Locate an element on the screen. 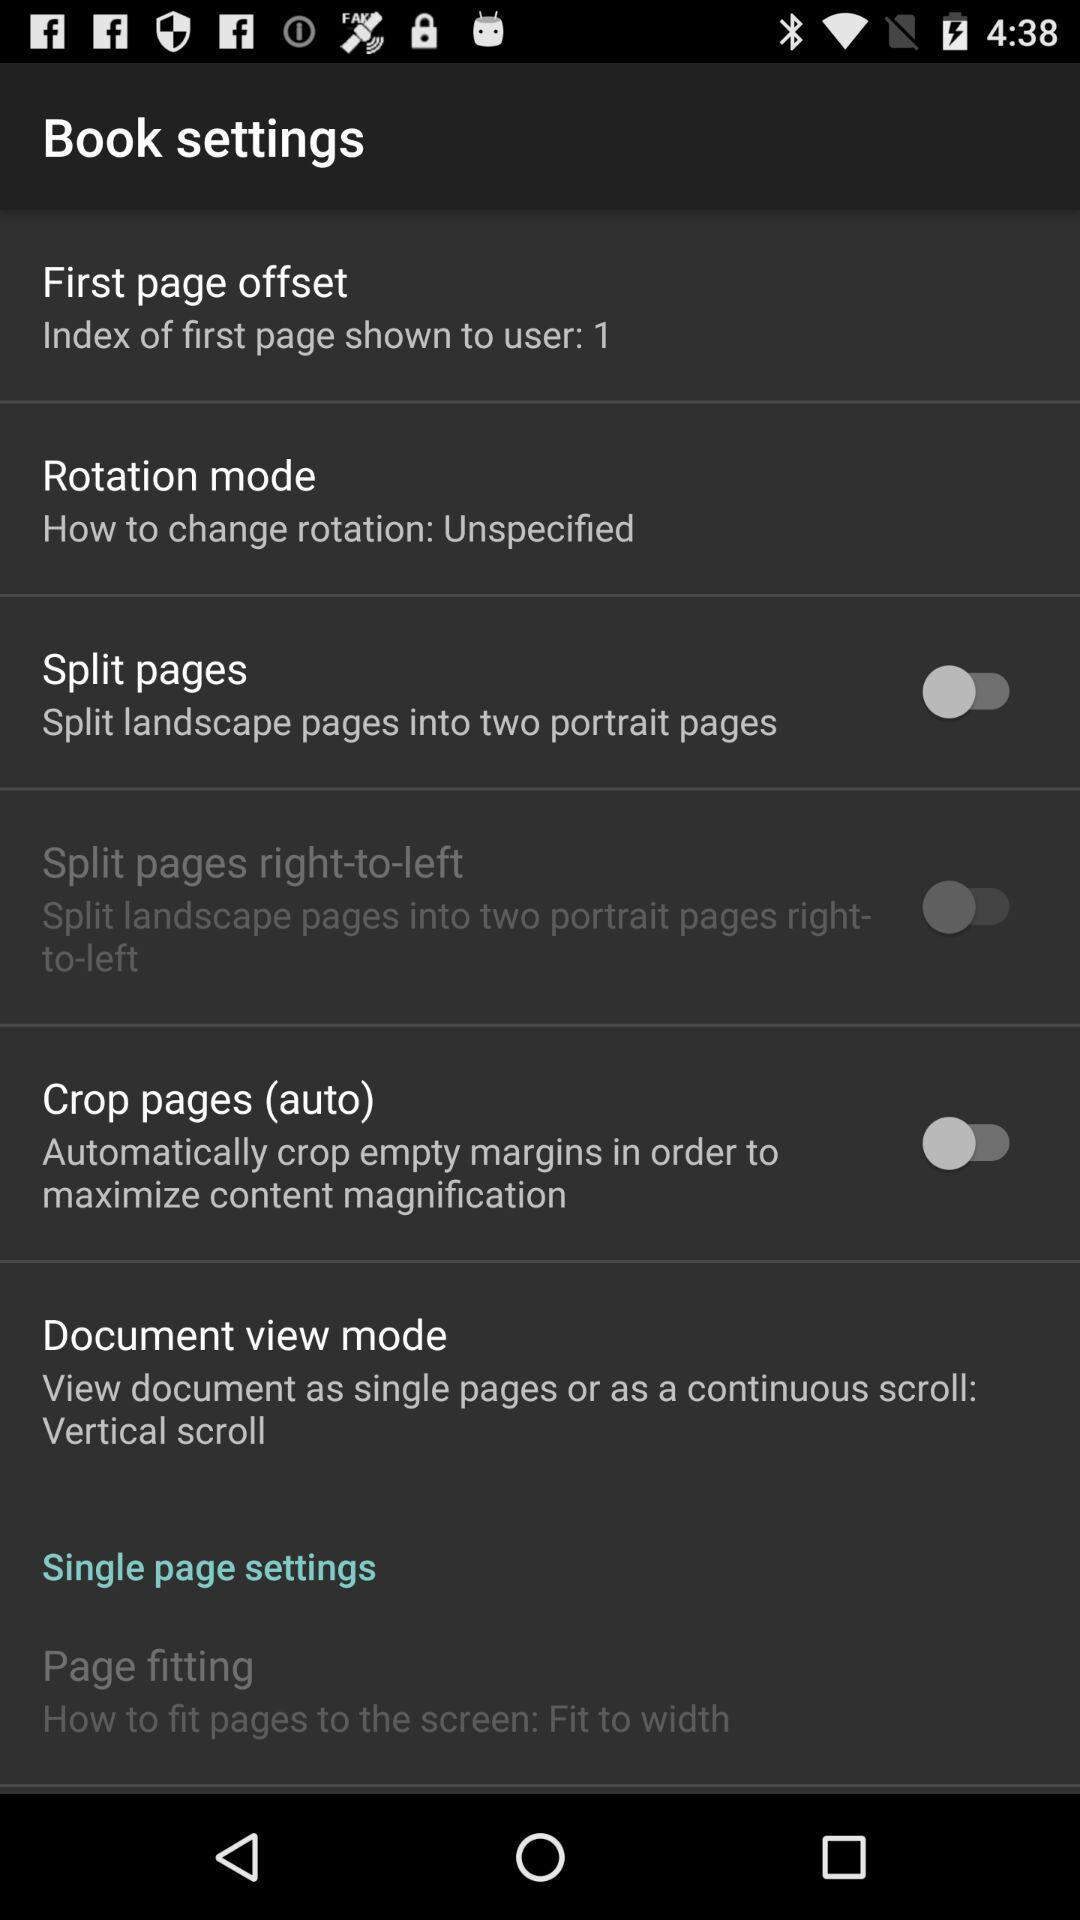 This screenshot has width=1080, height=1920. the app above the page fitting is located at coordinates (540, 1544).